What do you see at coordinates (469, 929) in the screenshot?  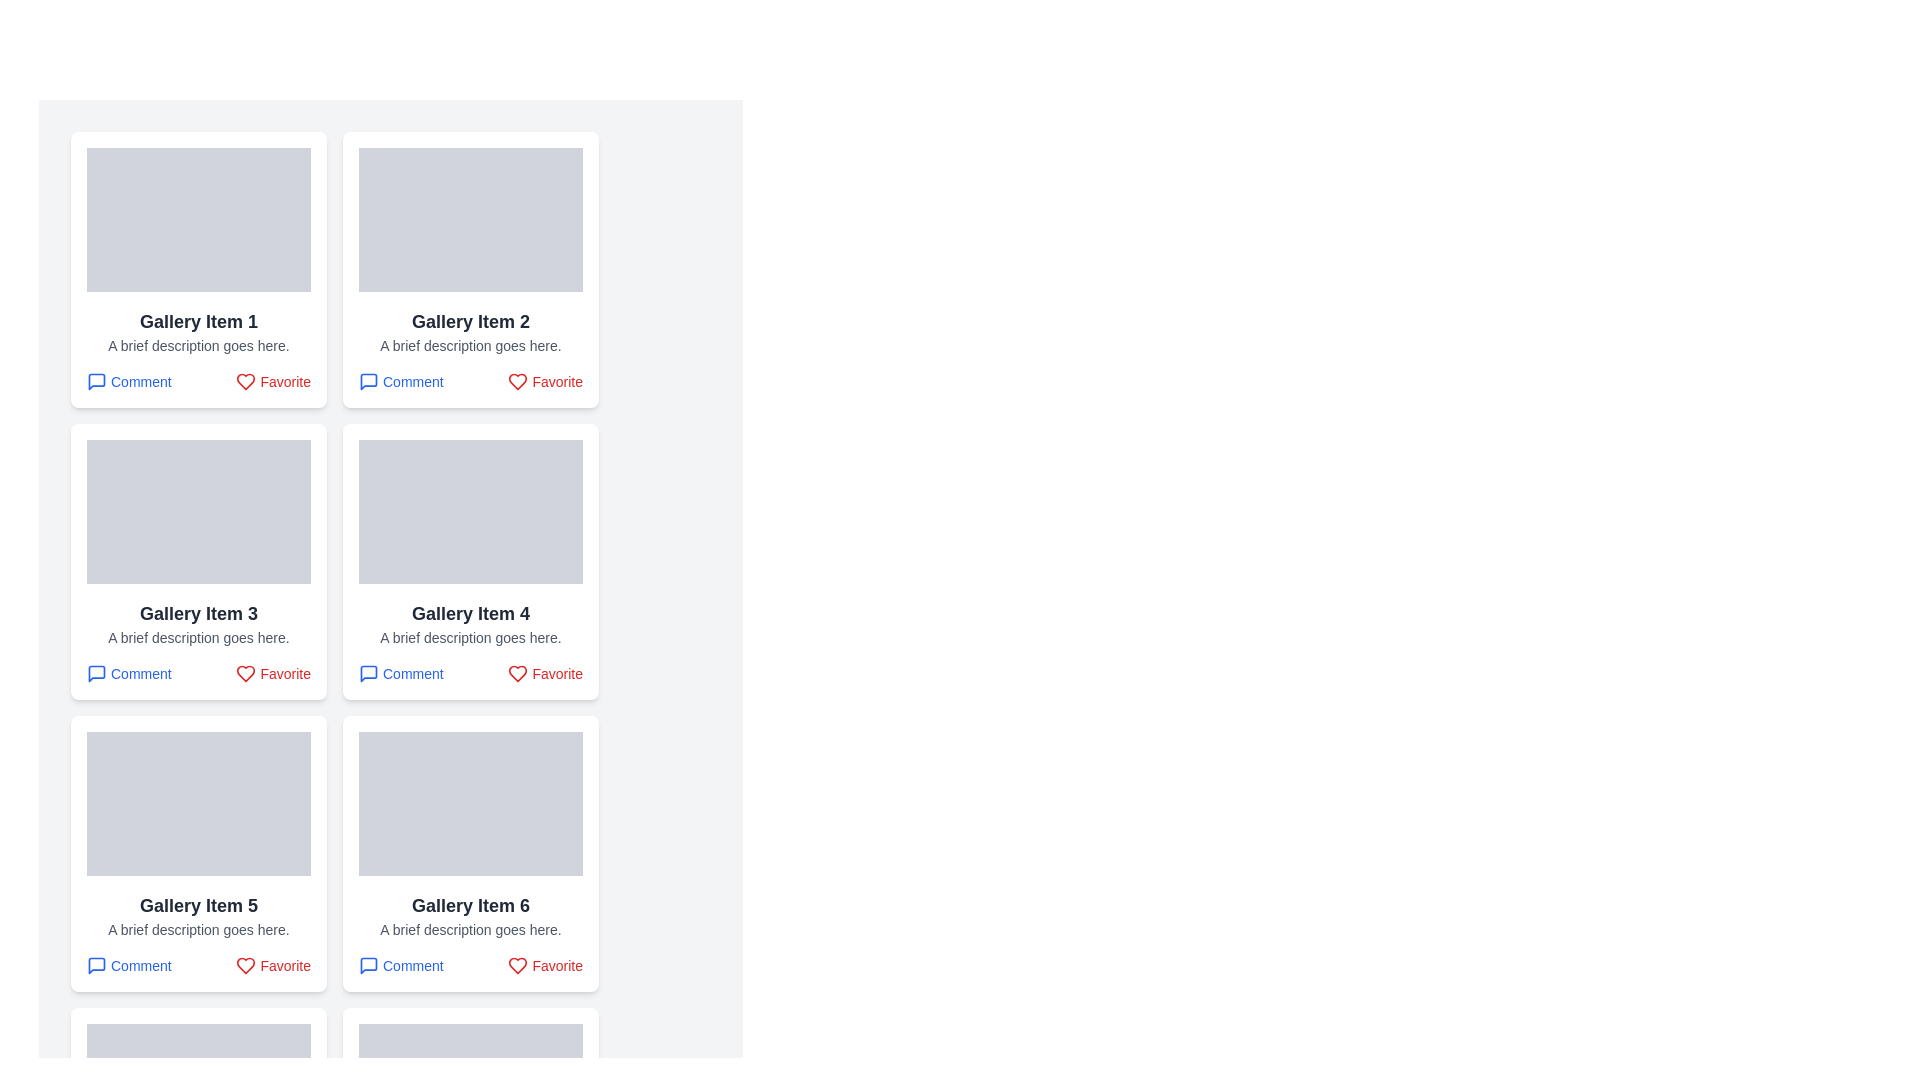 I see `the static text reading 'A brief description goes here.' located beneath the title 'Gallery Item 6' to copy it` at bounding box center [469, 929].